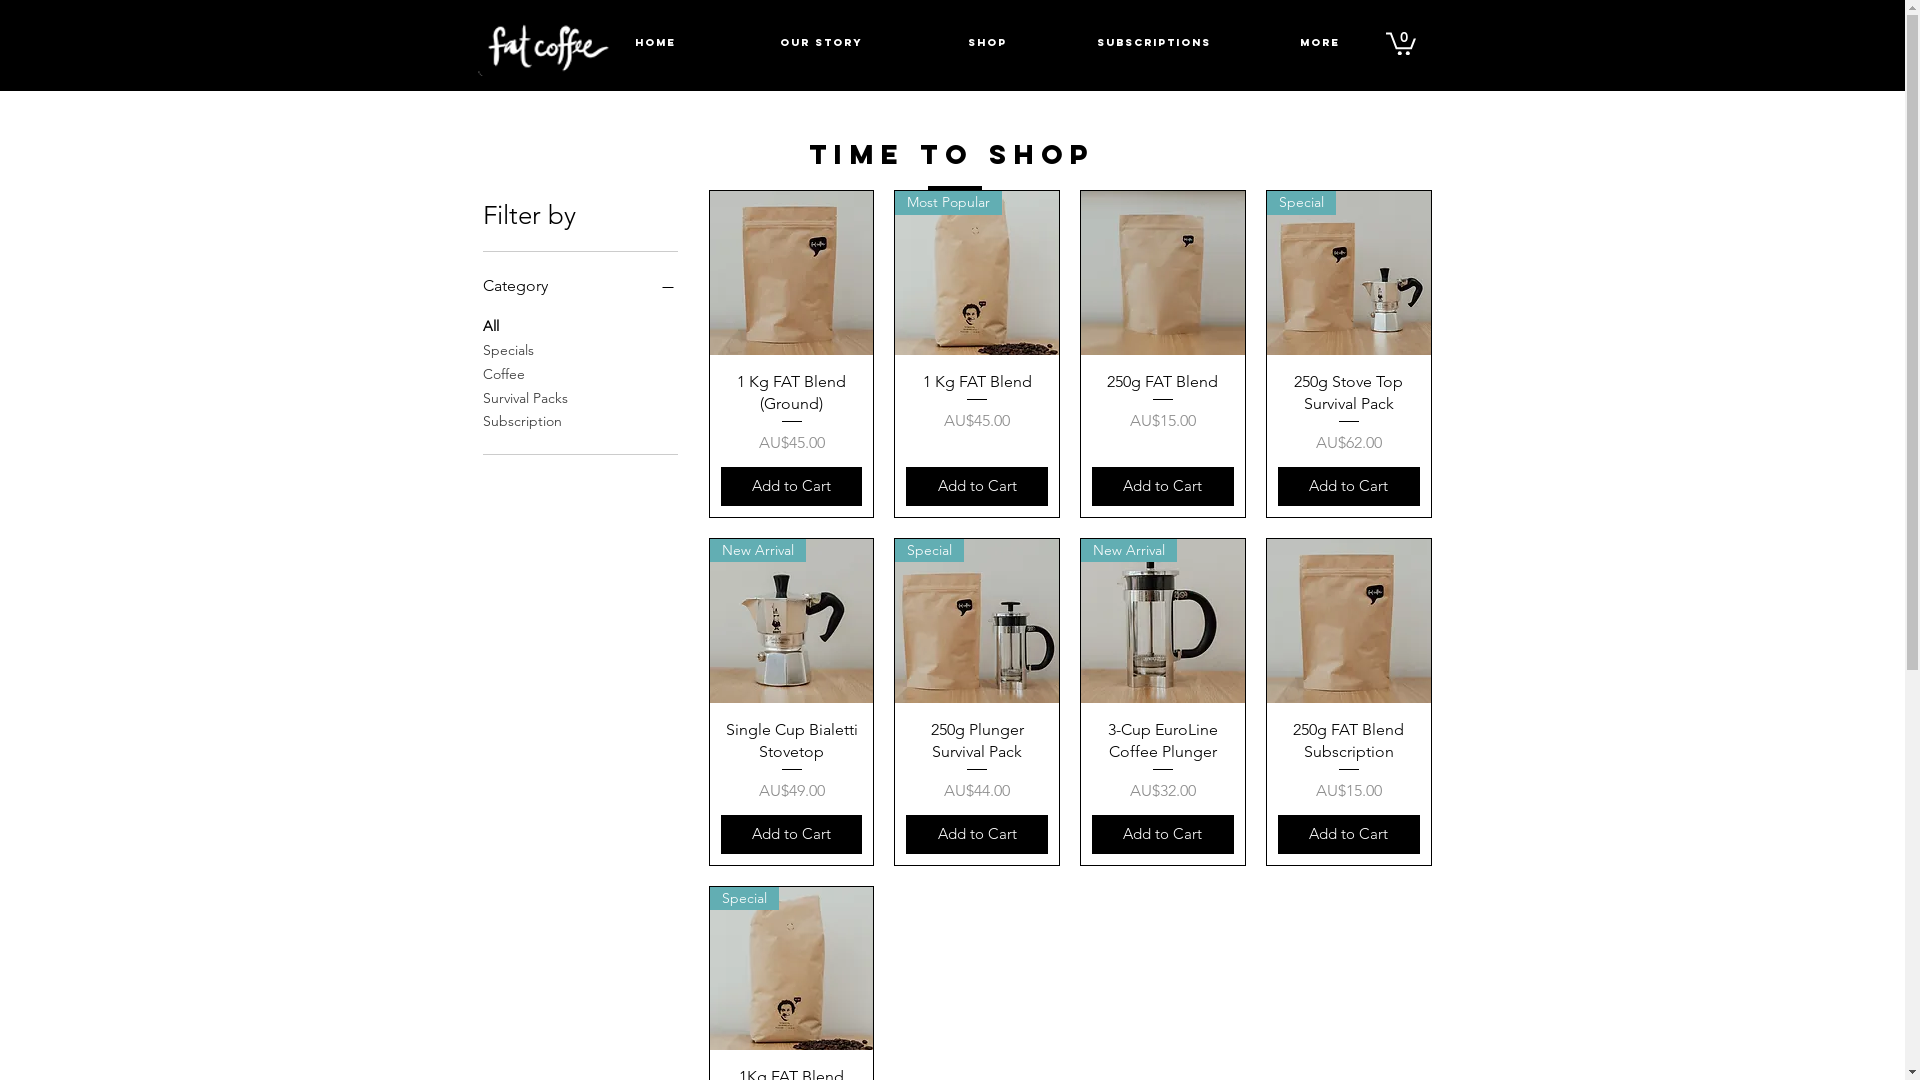 This screenshot has width=1920, height=1080. Describe the element at coordinates (1400, 42) in the screenshot. I see `'0'` at that location.